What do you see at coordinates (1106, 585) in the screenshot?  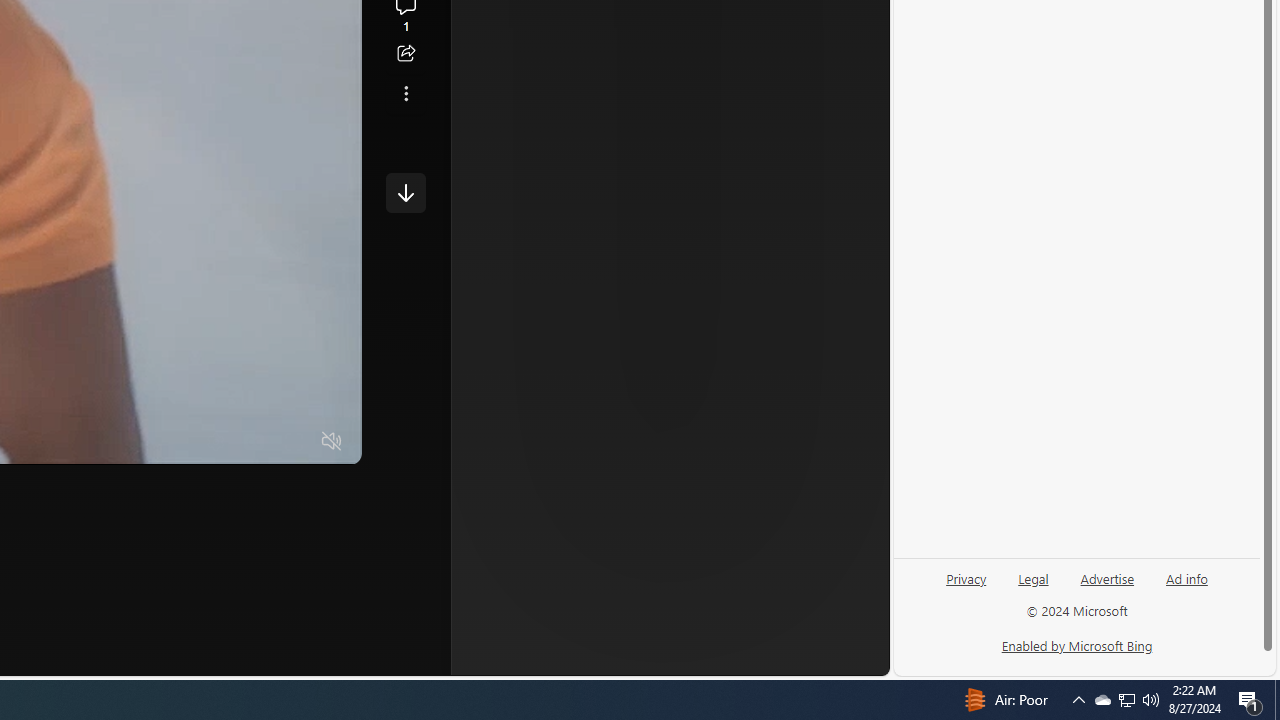 I see `'Advertise'` at bounding box center [1106, 585].